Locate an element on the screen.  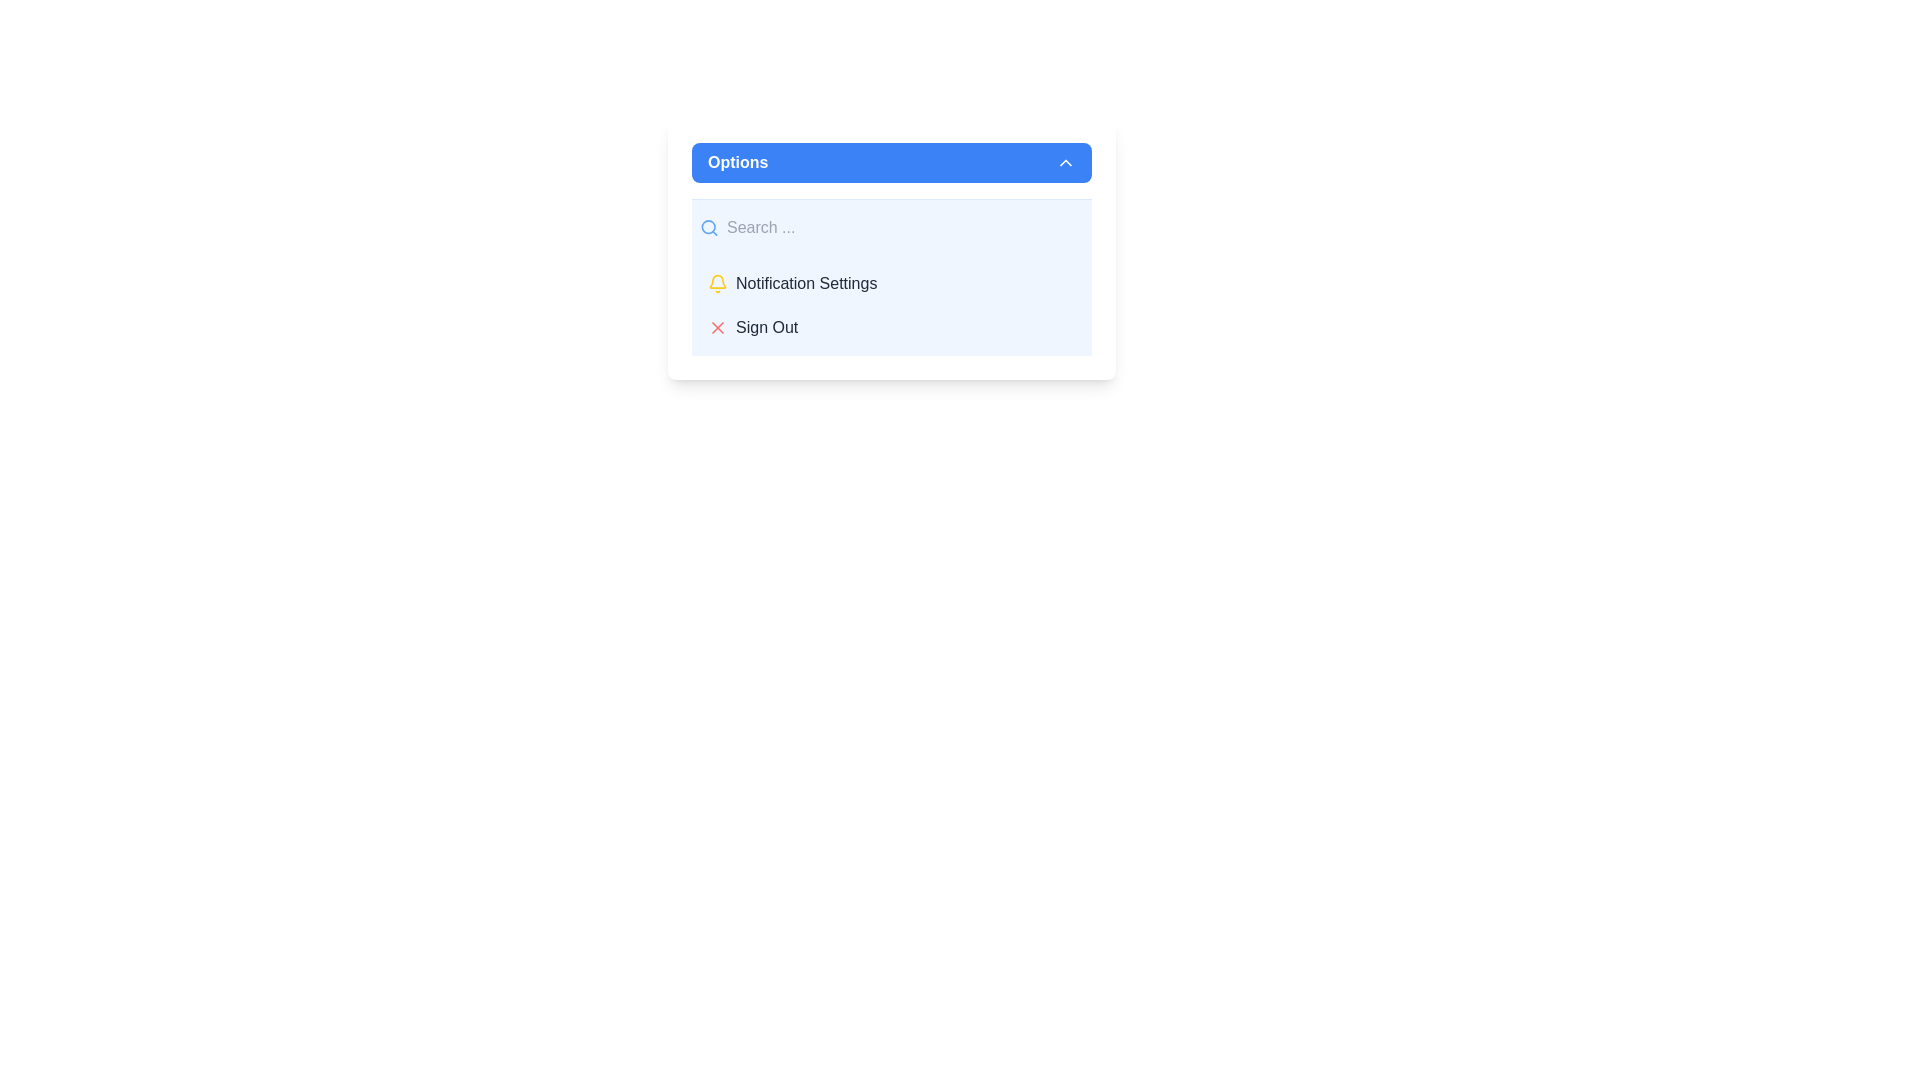
the SVG Circle element that visually represents part of a search or magnifying glass icon is located at coordinates (708, 226).